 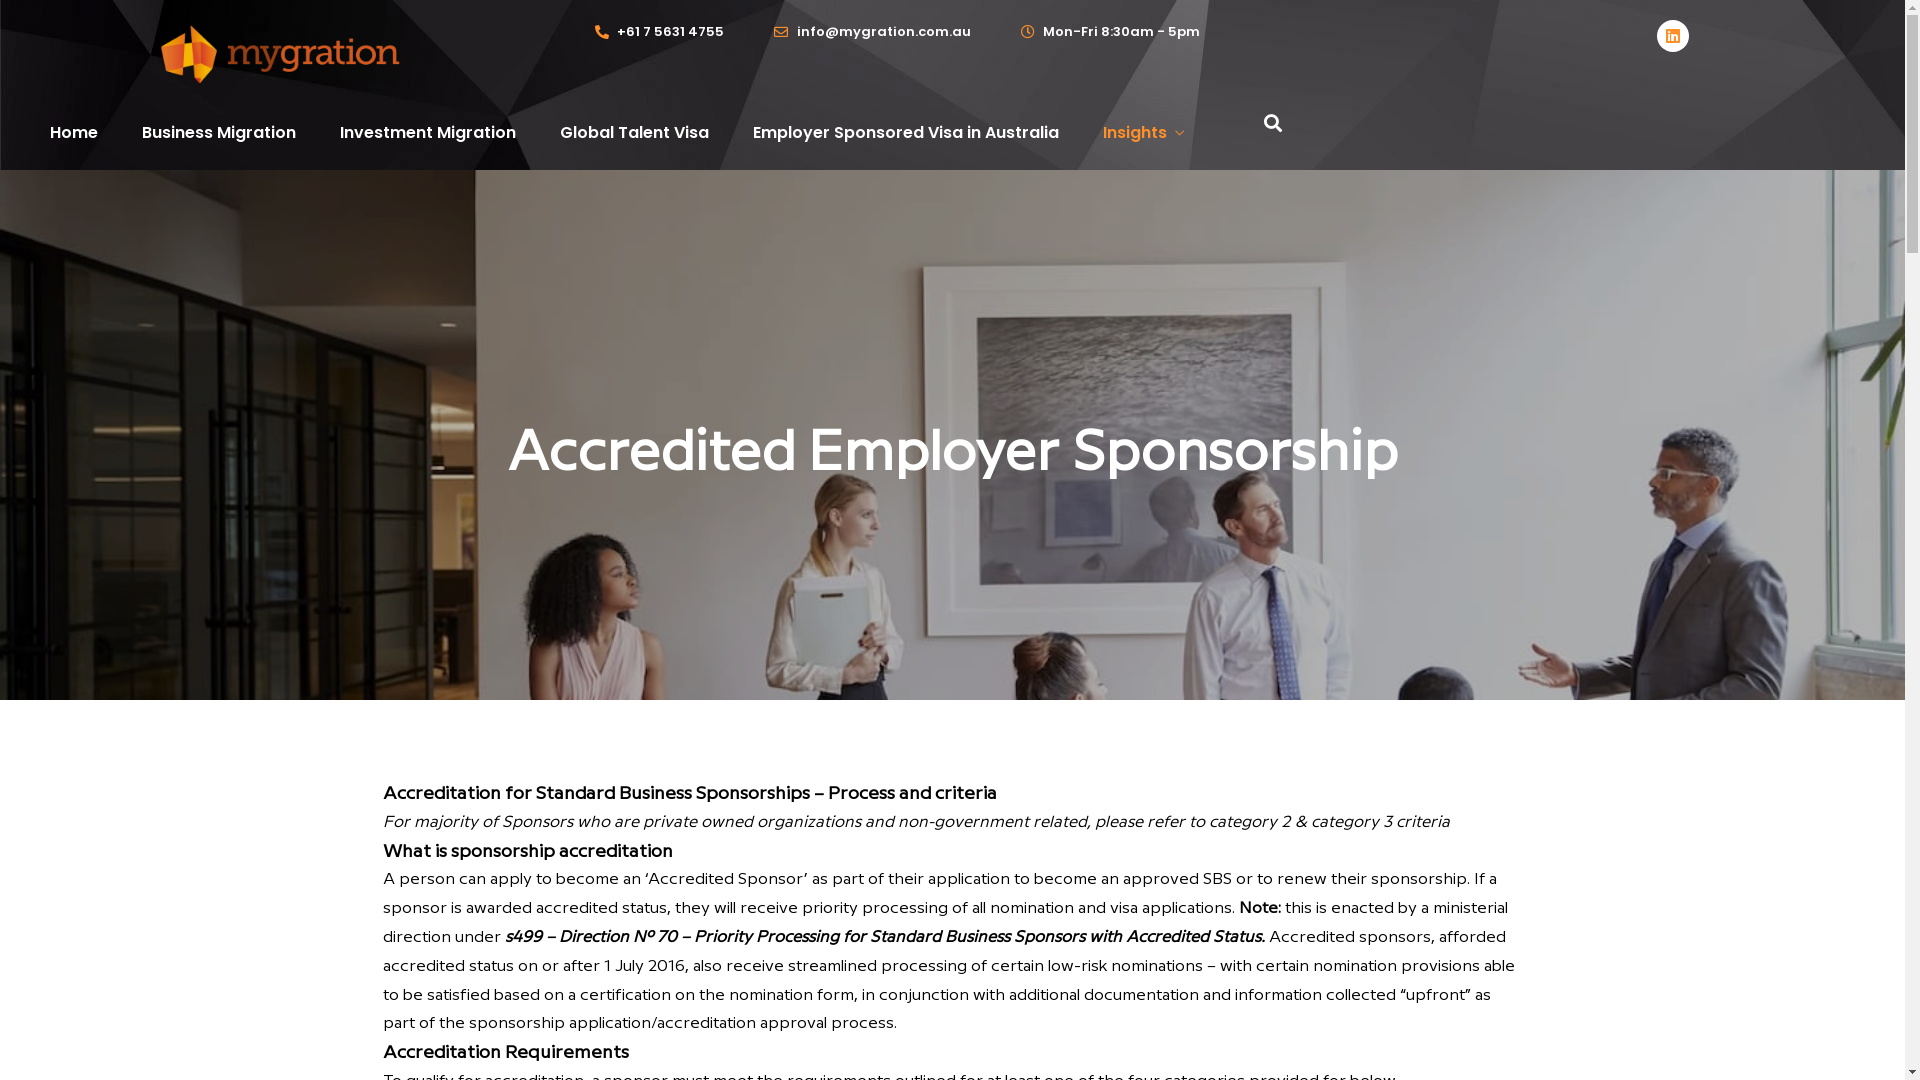 What do you see at coordinates (1102, 134) in the screenshot?
I see `'Insights'` at bounding box center [1102, 134].